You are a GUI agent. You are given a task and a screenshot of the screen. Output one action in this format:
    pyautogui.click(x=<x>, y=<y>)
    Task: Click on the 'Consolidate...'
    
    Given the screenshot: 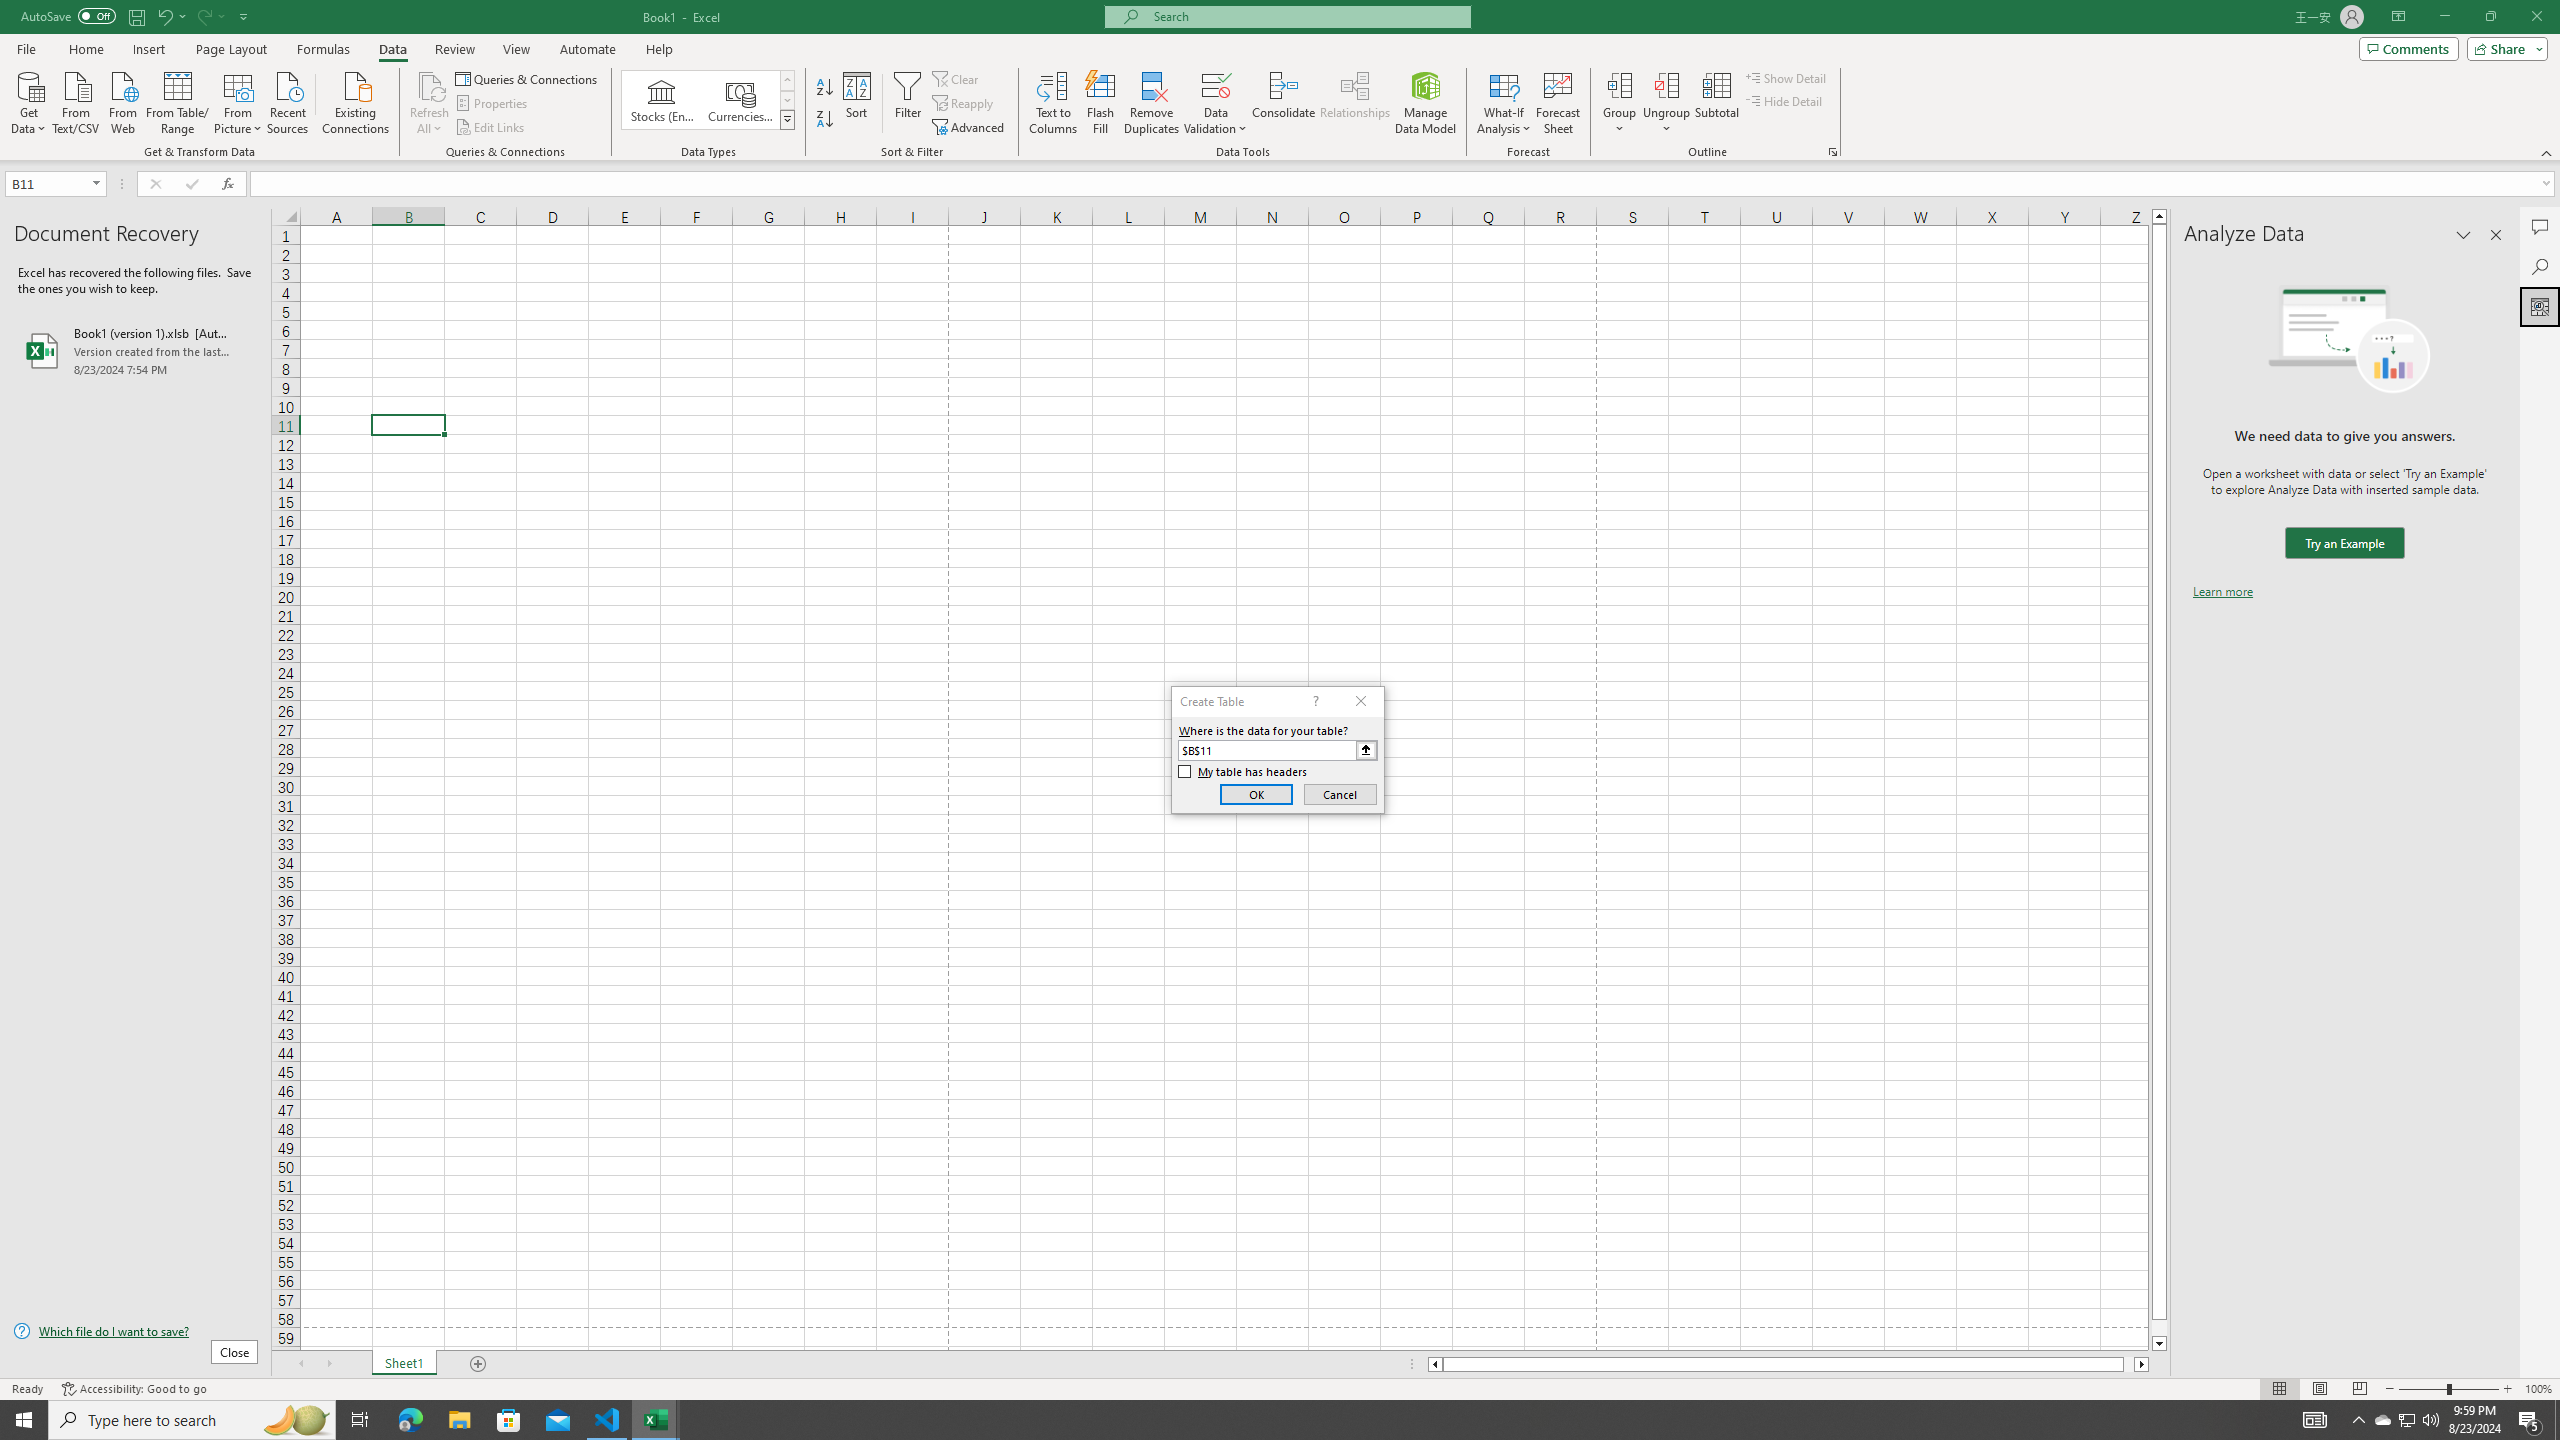 What is the action you would take?
    pyautogui.click(x=1283, y=103)
    